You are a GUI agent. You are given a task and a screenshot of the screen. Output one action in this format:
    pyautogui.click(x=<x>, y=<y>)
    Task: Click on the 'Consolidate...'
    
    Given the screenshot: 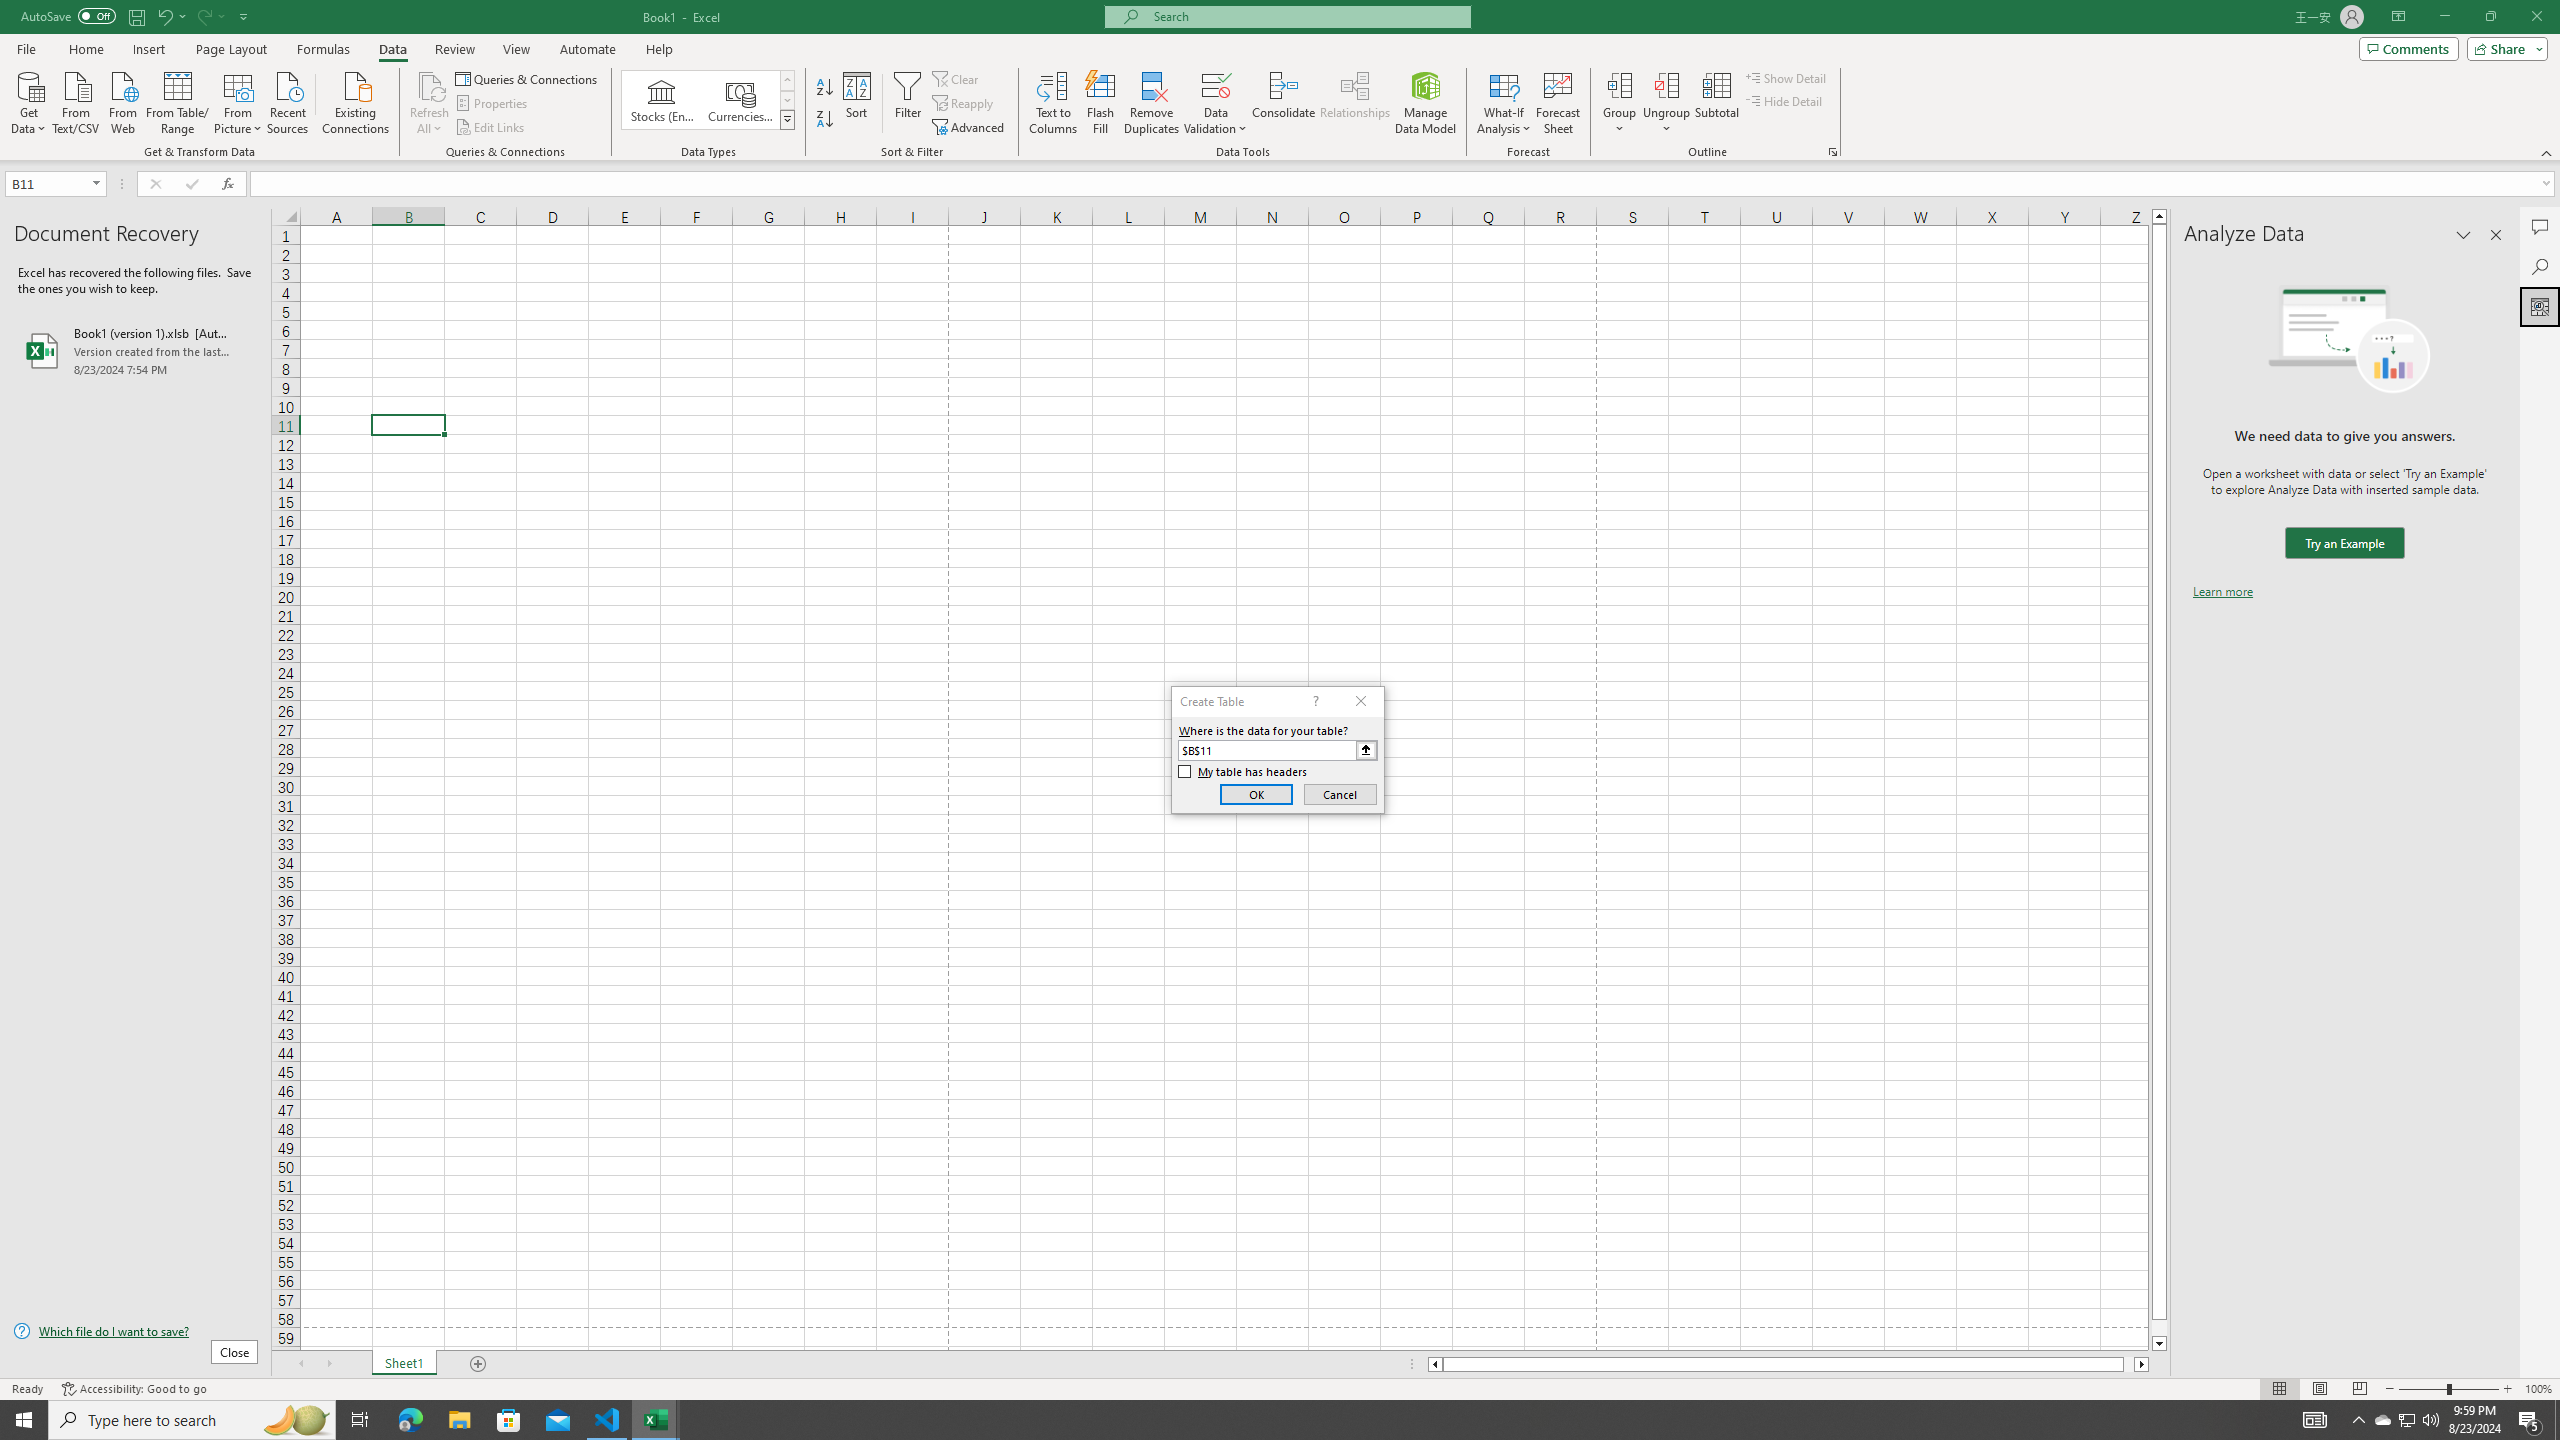 What is the action you would take?
    pyautogui.click(x=1283, y=103)
    